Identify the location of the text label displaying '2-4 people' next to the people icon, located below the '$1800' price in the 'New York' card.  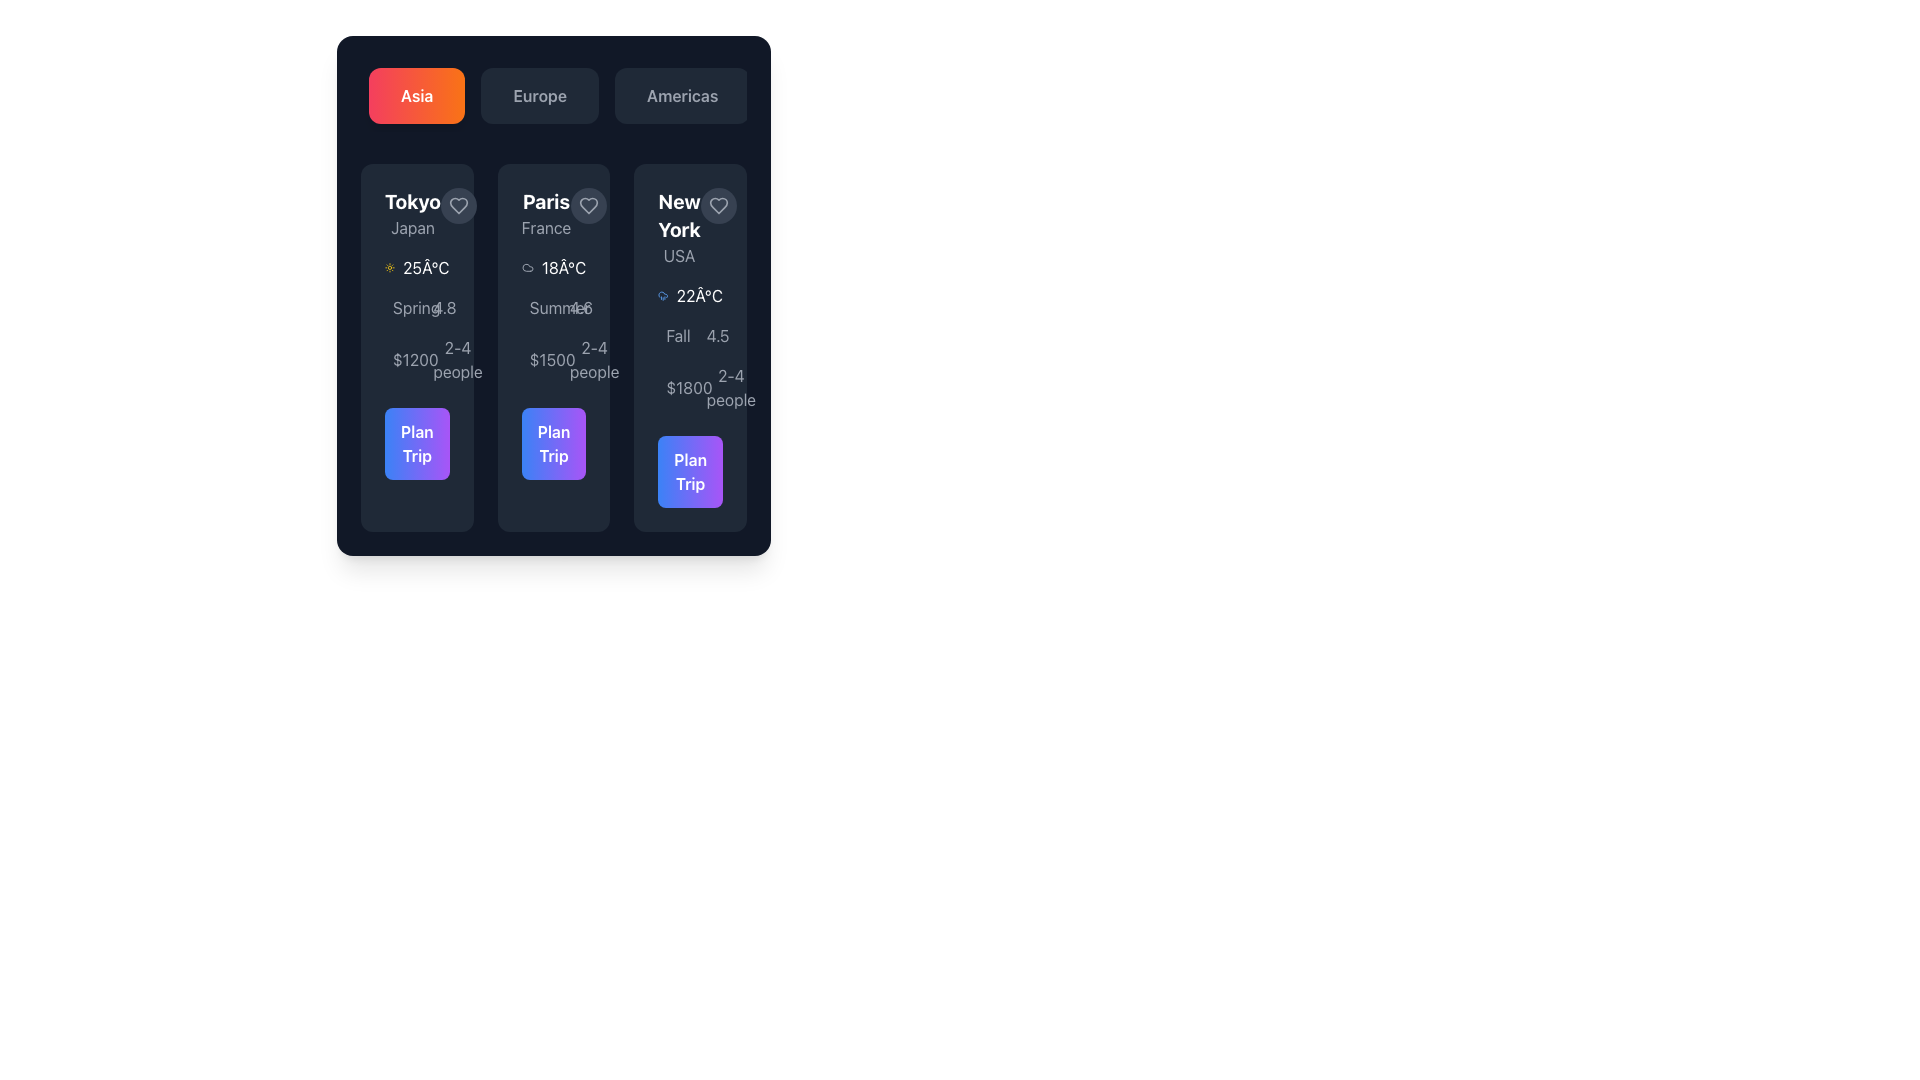
(710, 388).